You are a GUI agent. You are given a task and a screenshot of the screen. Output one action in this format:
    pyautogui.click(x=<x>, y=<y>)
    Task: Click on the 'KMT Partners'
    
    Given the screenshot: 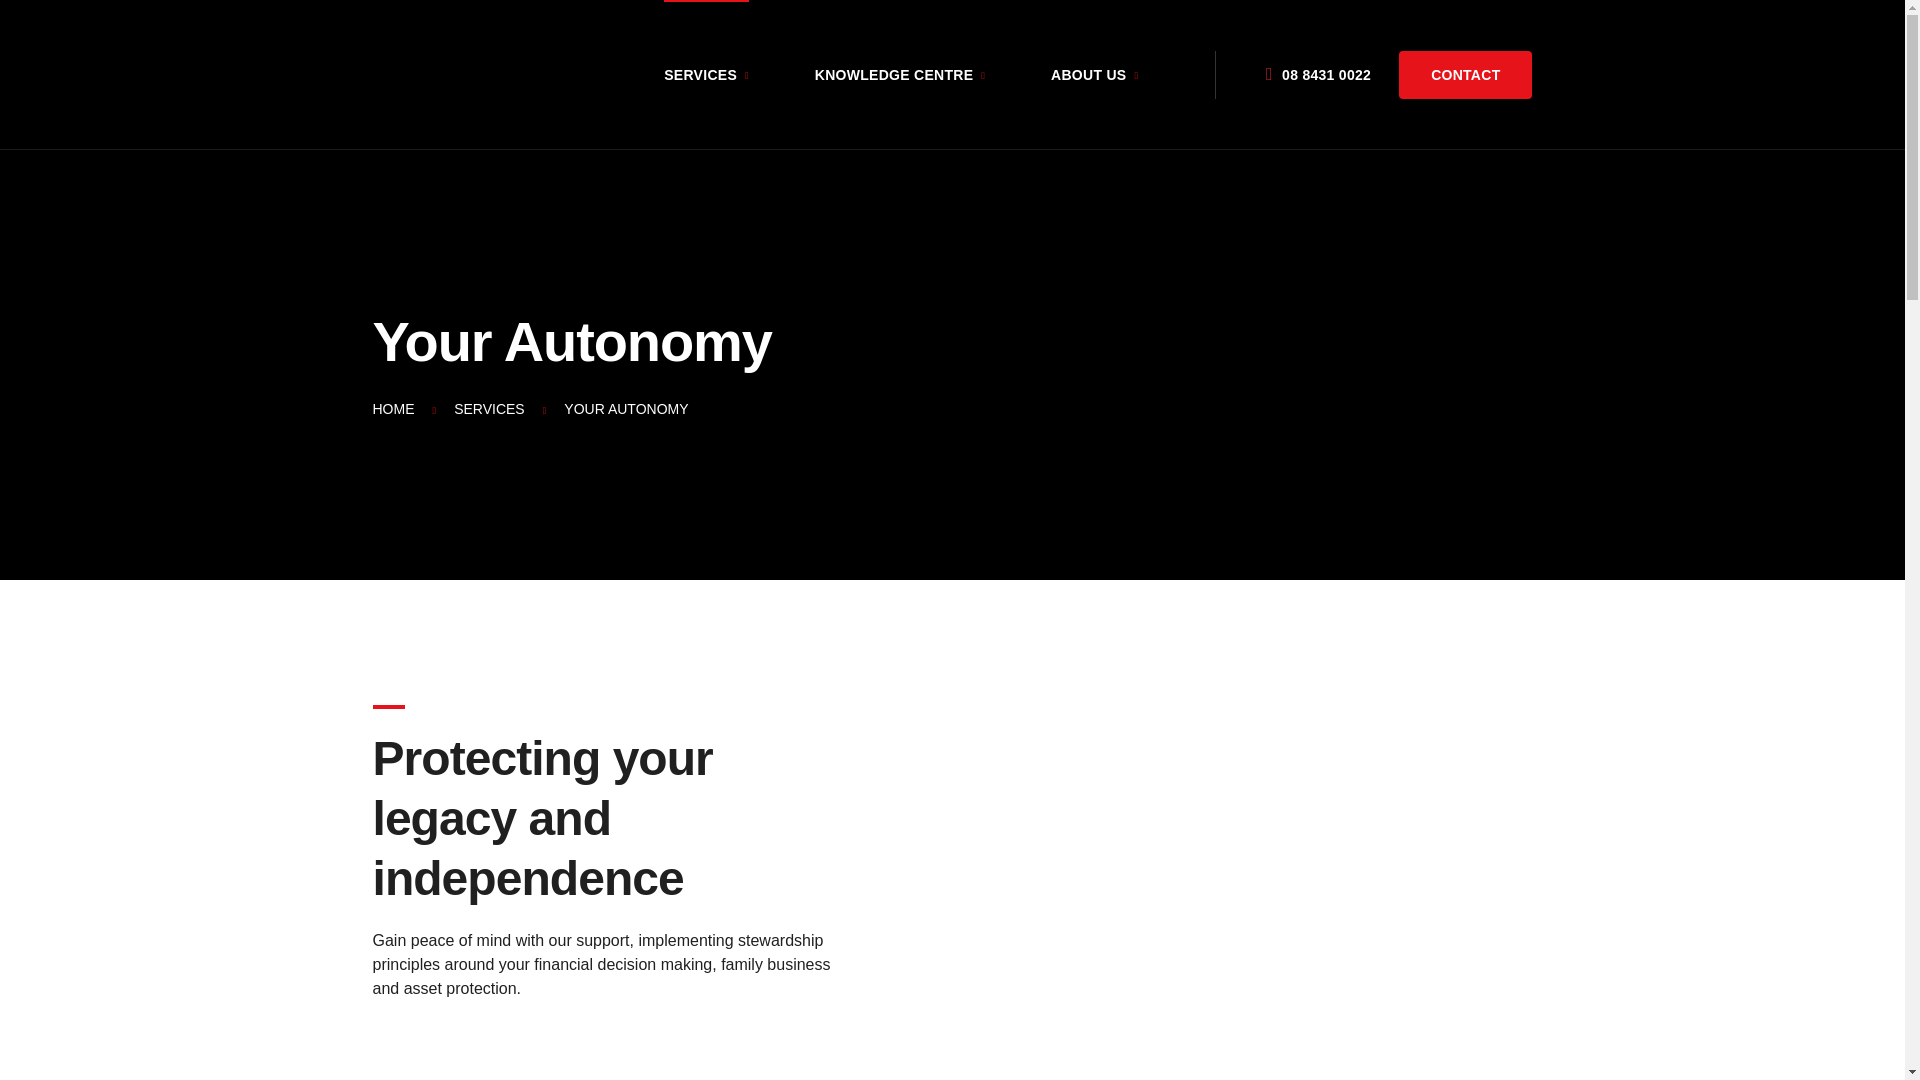 What is the action you would take?
    pyautogui.click(x=421, y=73)
    